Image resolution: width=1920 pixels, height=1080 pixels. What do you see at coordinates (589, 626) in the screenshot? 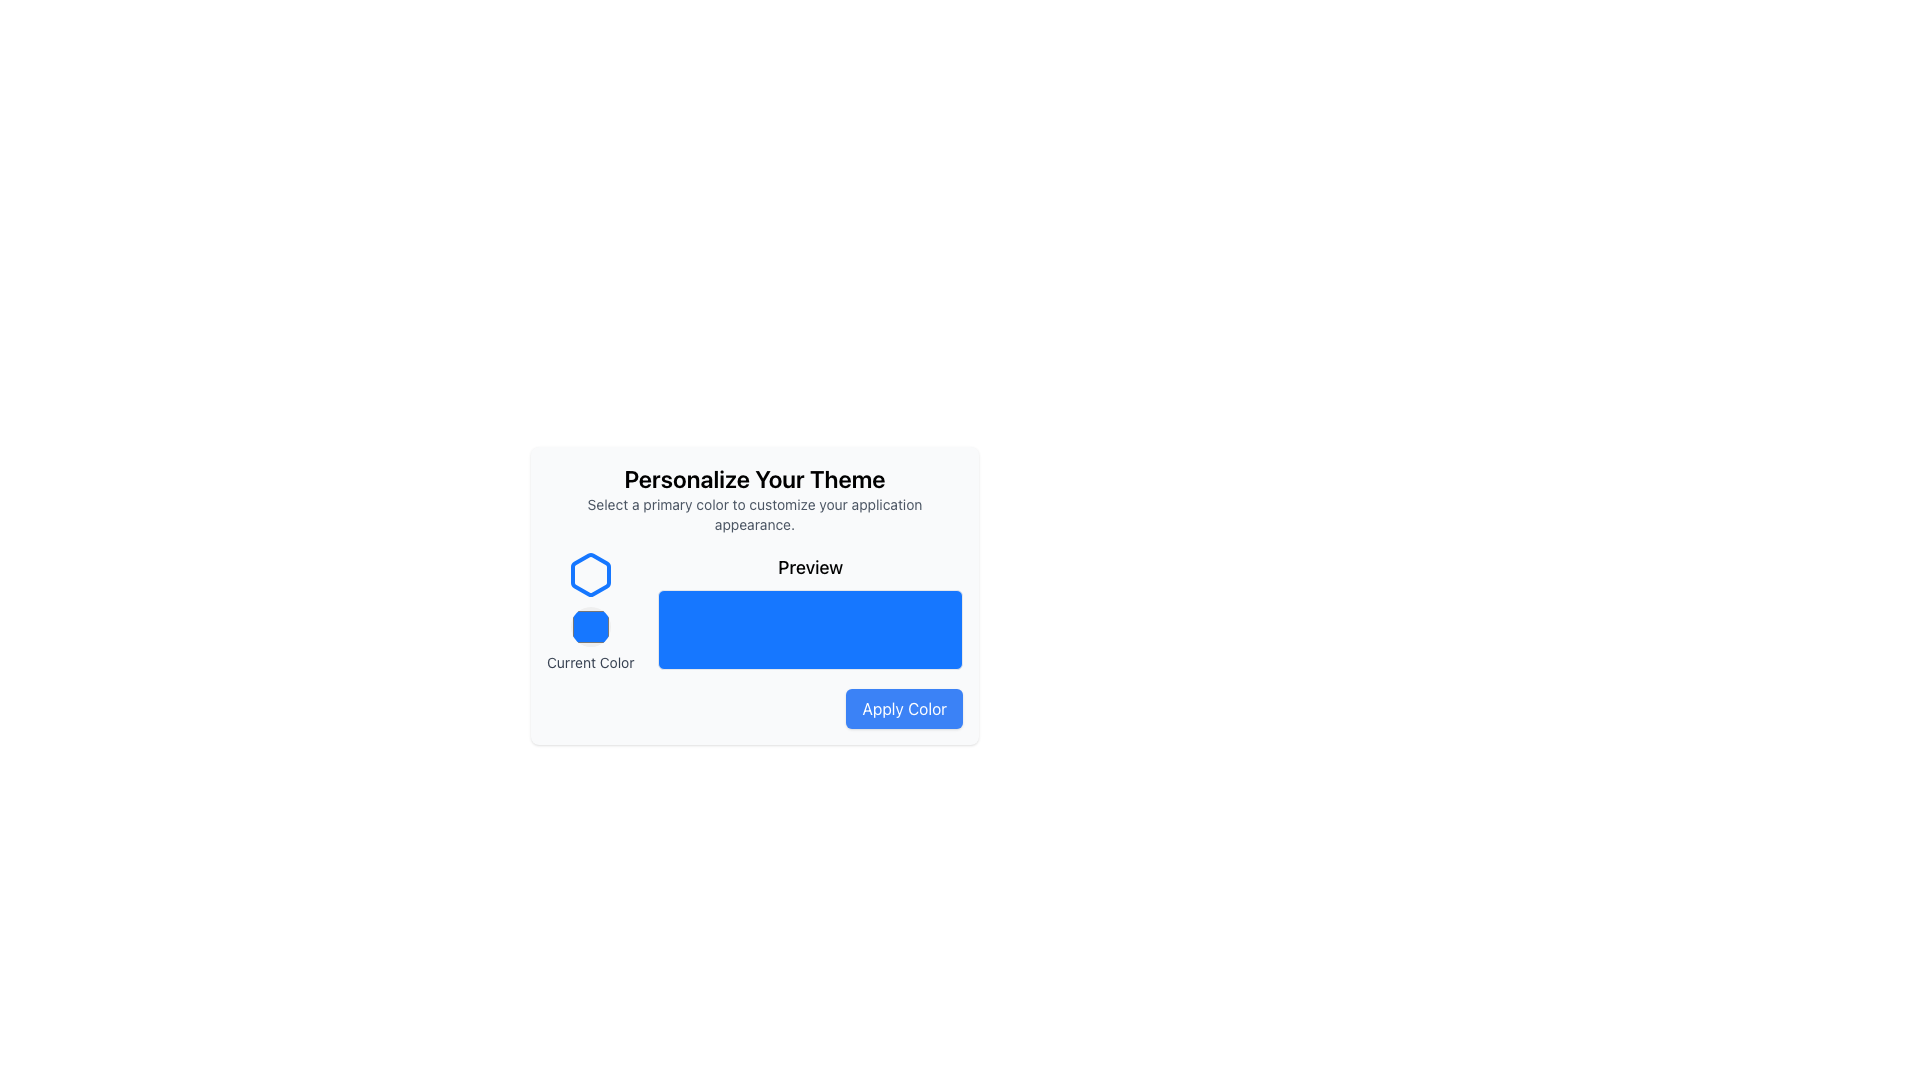
I see `the blue selection button located in the 'Current Color' section` at bounding box center [589, 626].